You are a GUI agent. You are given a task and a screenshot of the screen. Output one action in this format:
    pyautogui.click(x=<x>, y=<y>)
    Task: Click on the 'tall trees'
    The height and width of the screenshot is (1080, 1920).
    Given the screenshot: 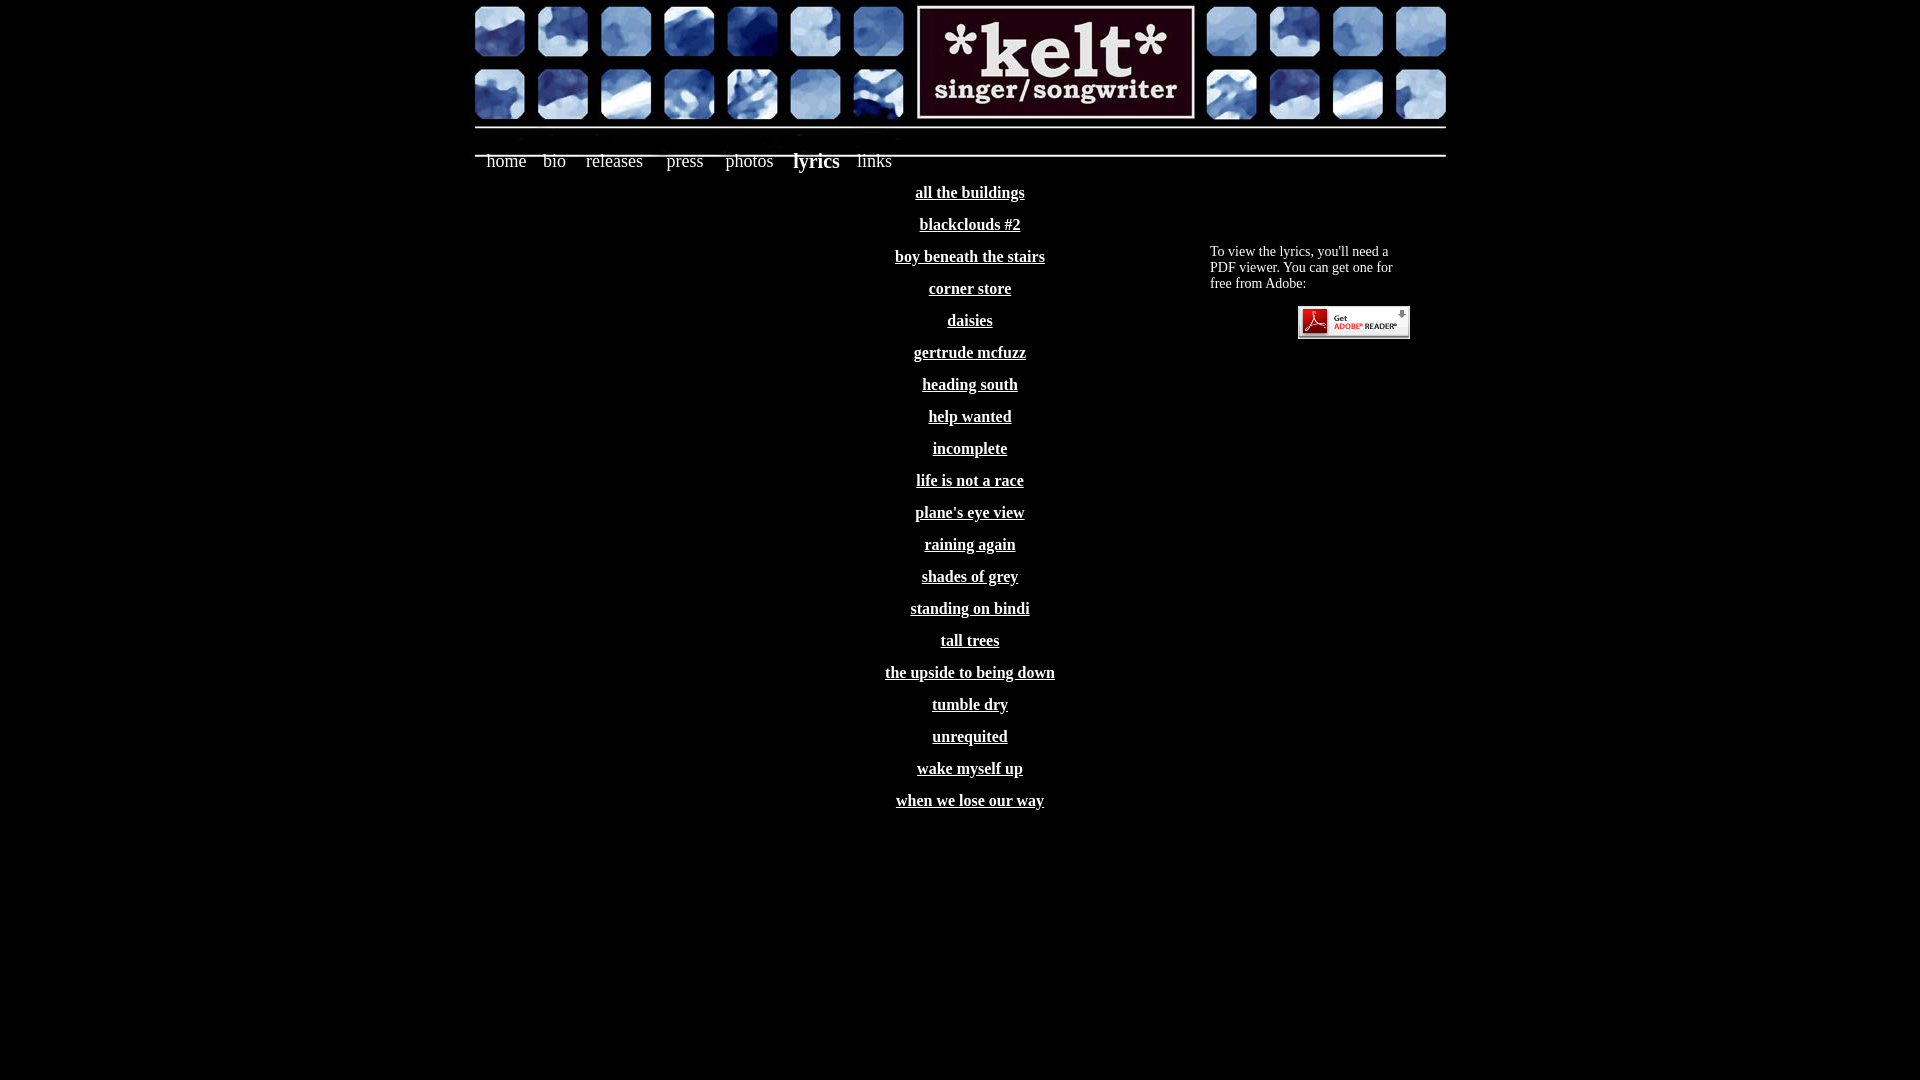 What is the action you would take?
    pyautogui.click(x=970, y=640)
    